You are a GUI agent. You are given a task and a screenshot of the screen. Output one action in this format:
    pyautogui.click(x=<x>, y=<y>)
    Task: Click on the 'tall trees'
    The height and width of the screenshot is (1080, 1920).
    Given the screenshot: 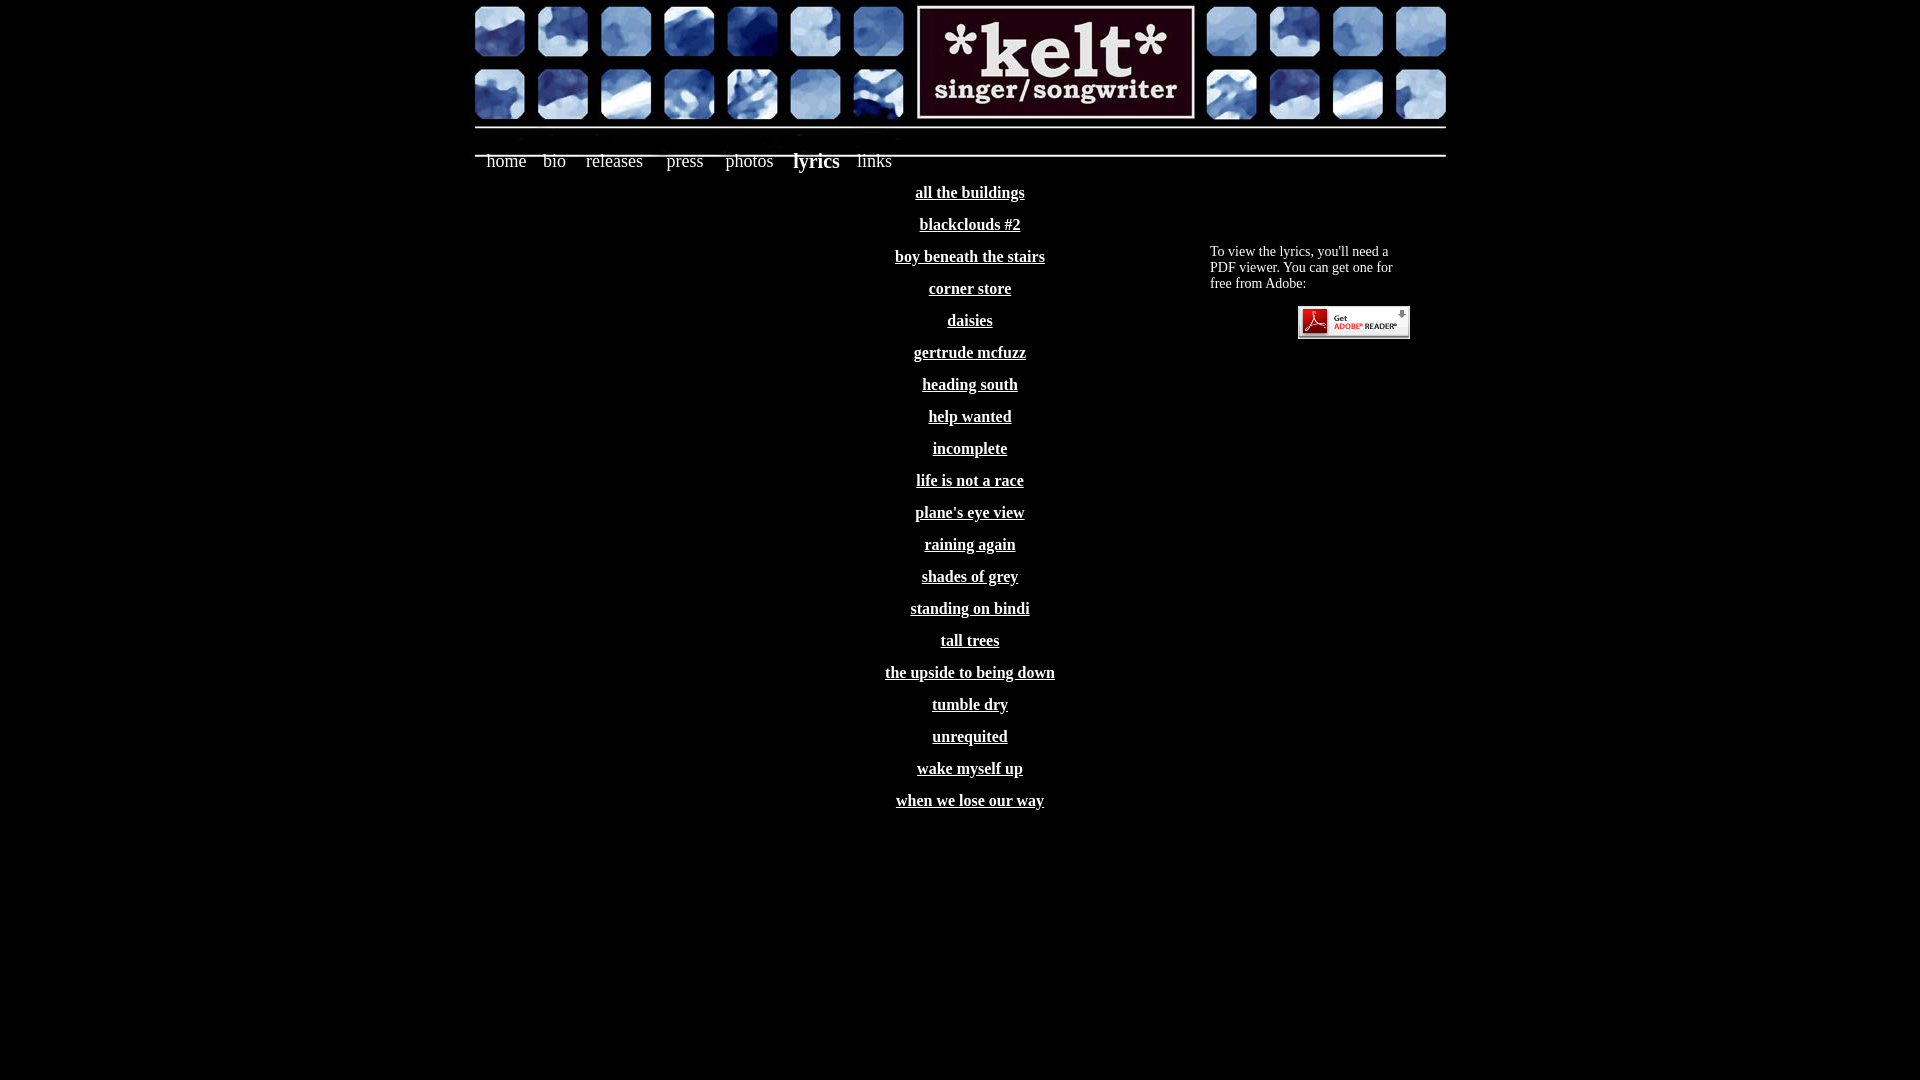 What is the action you would take?
    pyautogui.click(x=970, y=640)
    